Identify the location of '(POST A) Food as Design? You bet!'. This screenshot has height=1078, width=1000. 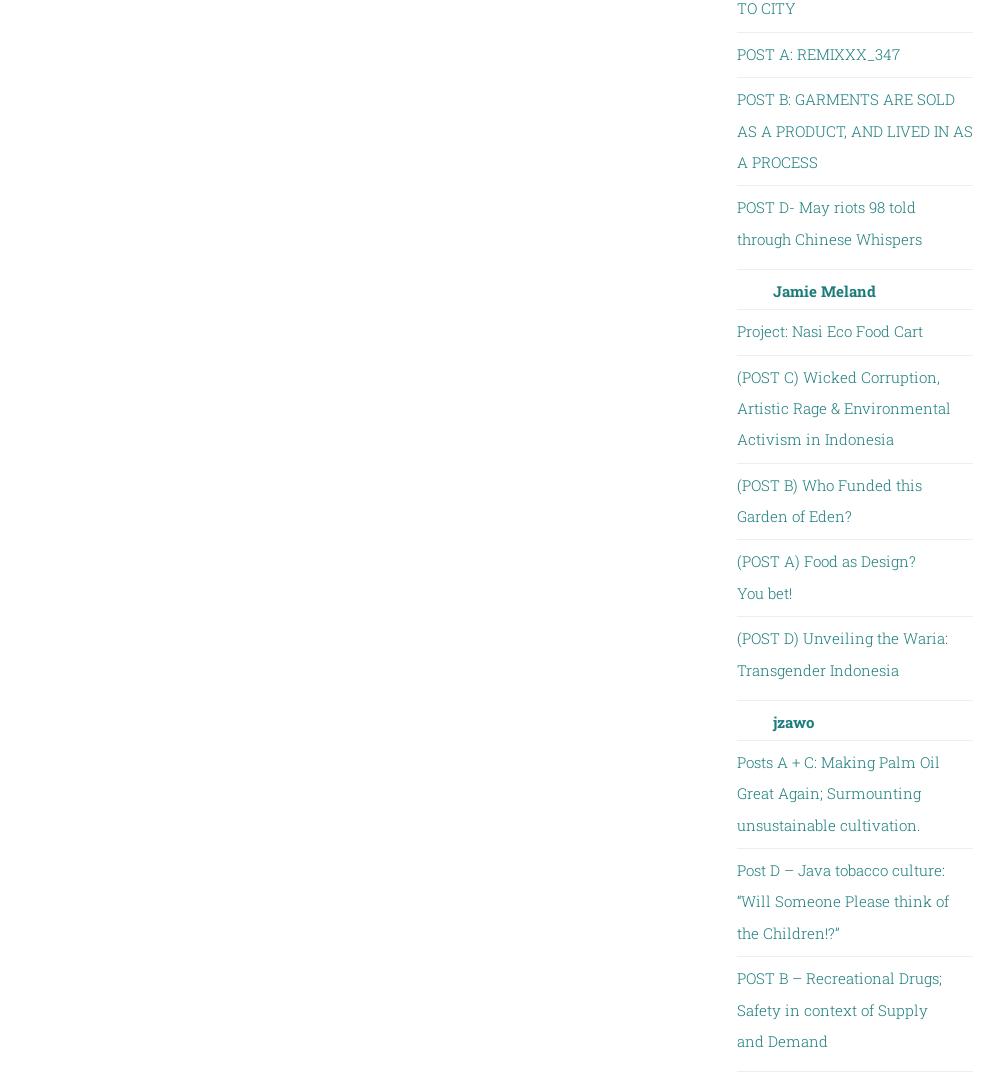
(824, 575).